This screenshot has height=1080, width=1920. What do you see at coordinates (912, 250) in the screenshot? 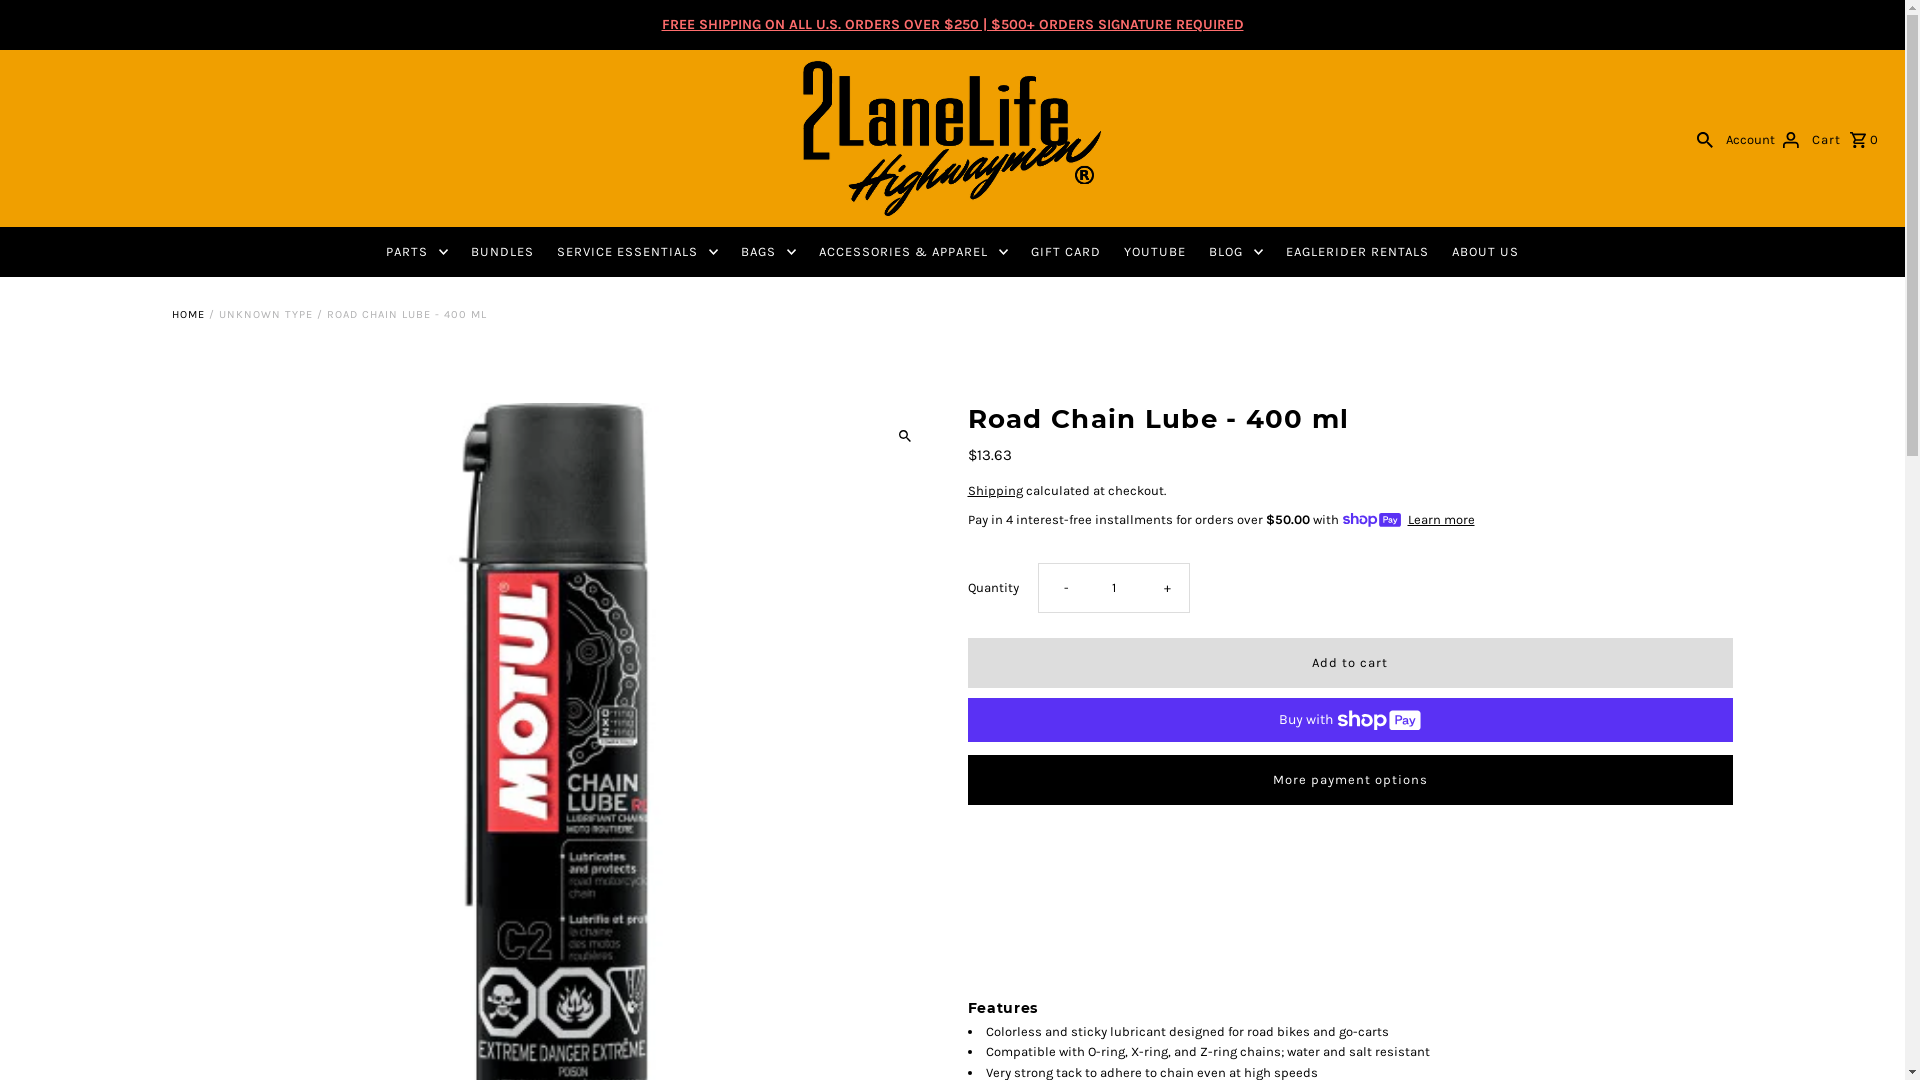
I see `'ACCESSORIES & APPAREL'` at bounding box center [912, 250].